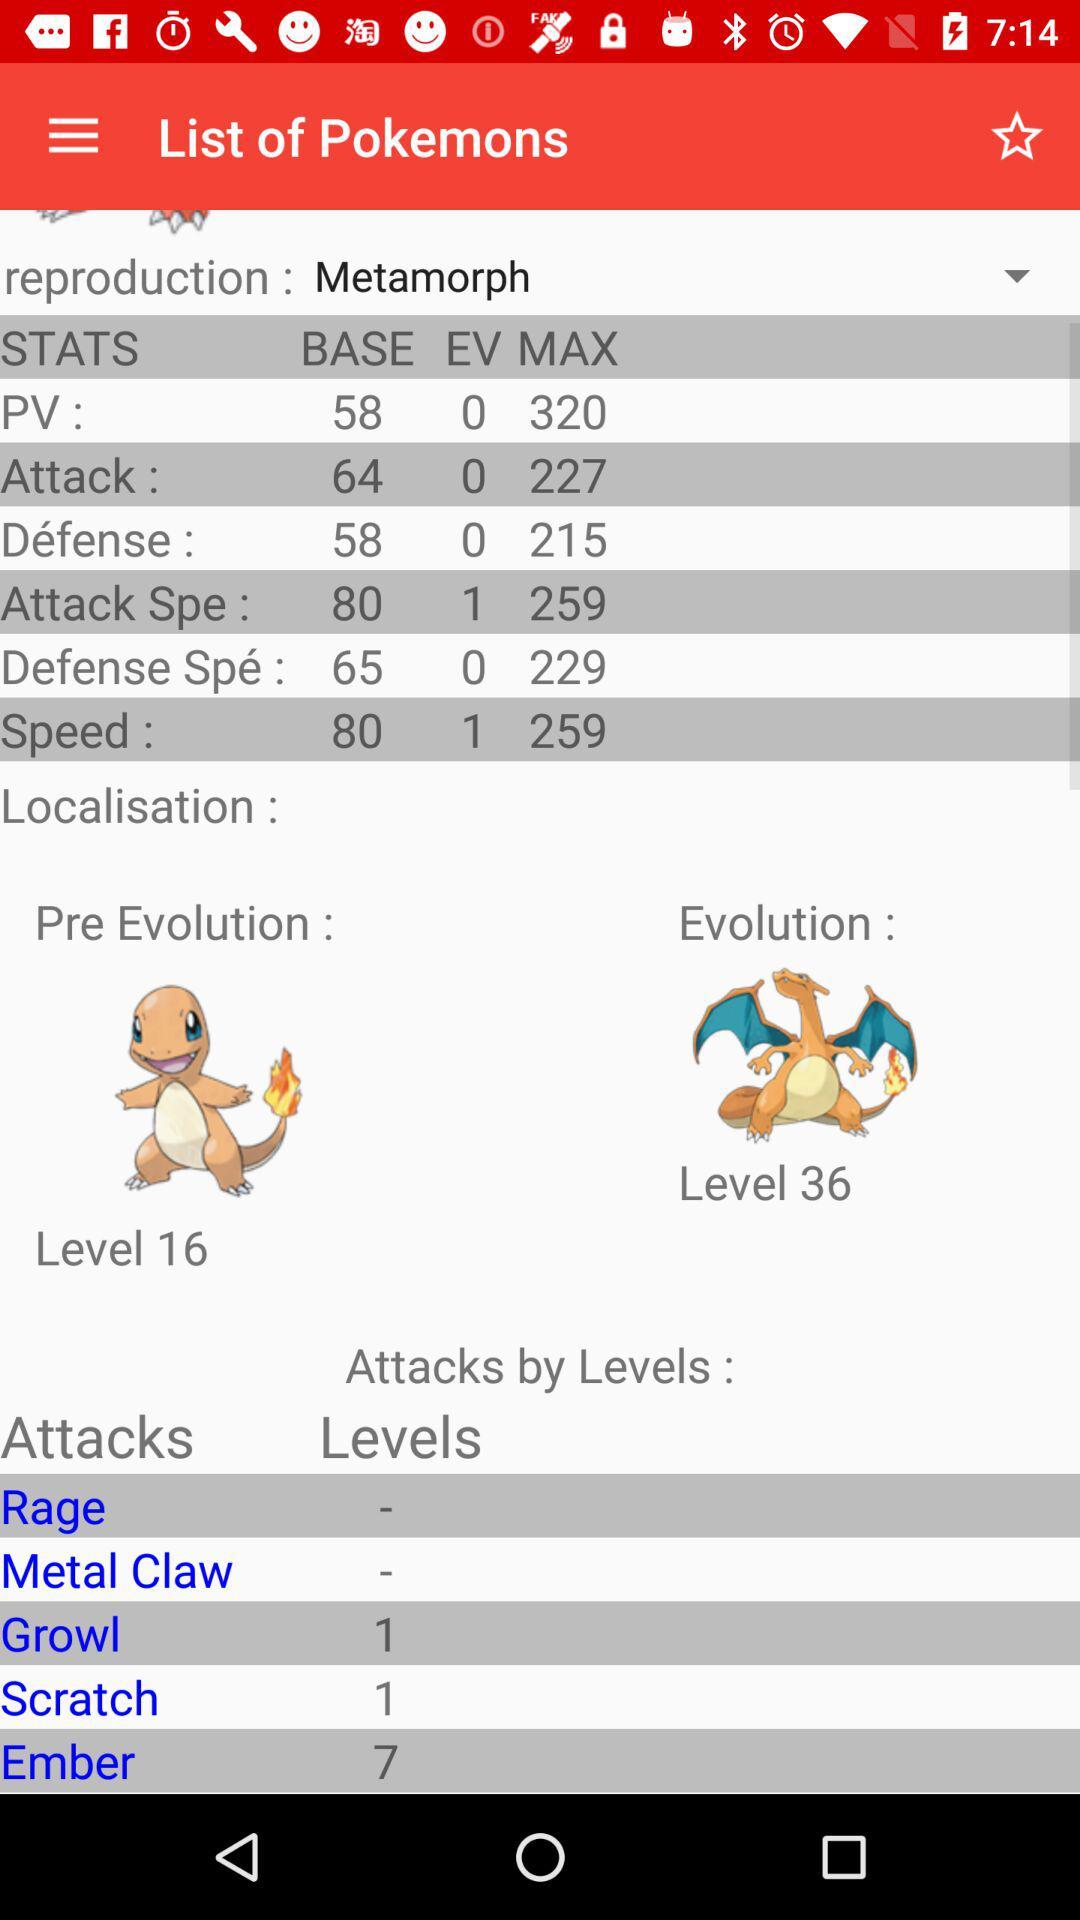 This screenshot has width=1080, height=1920. I want to click on image, so click(211, 1083).